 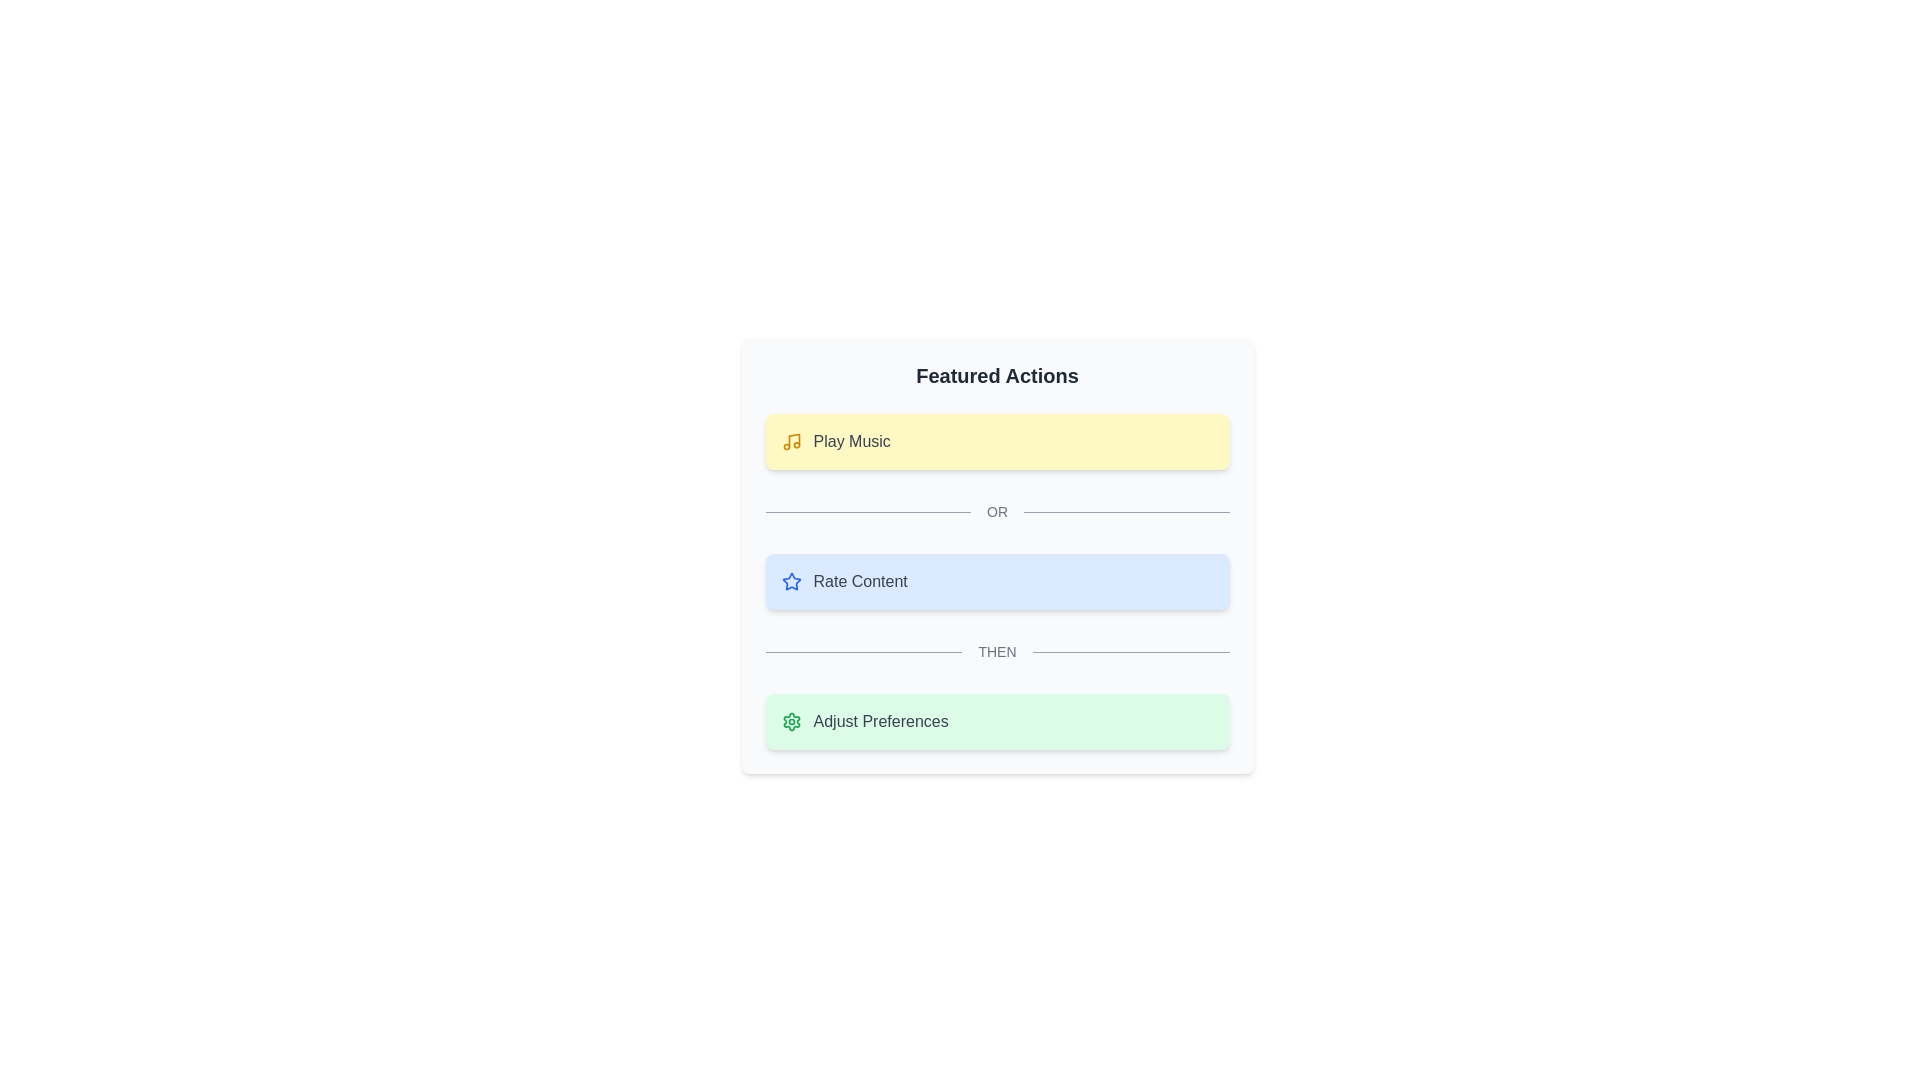 I want to click on the bold heading 'Featured Actions', which is styled with a larger font size and center alignment, located within a white card-like structure, so click(x=997, y=375).